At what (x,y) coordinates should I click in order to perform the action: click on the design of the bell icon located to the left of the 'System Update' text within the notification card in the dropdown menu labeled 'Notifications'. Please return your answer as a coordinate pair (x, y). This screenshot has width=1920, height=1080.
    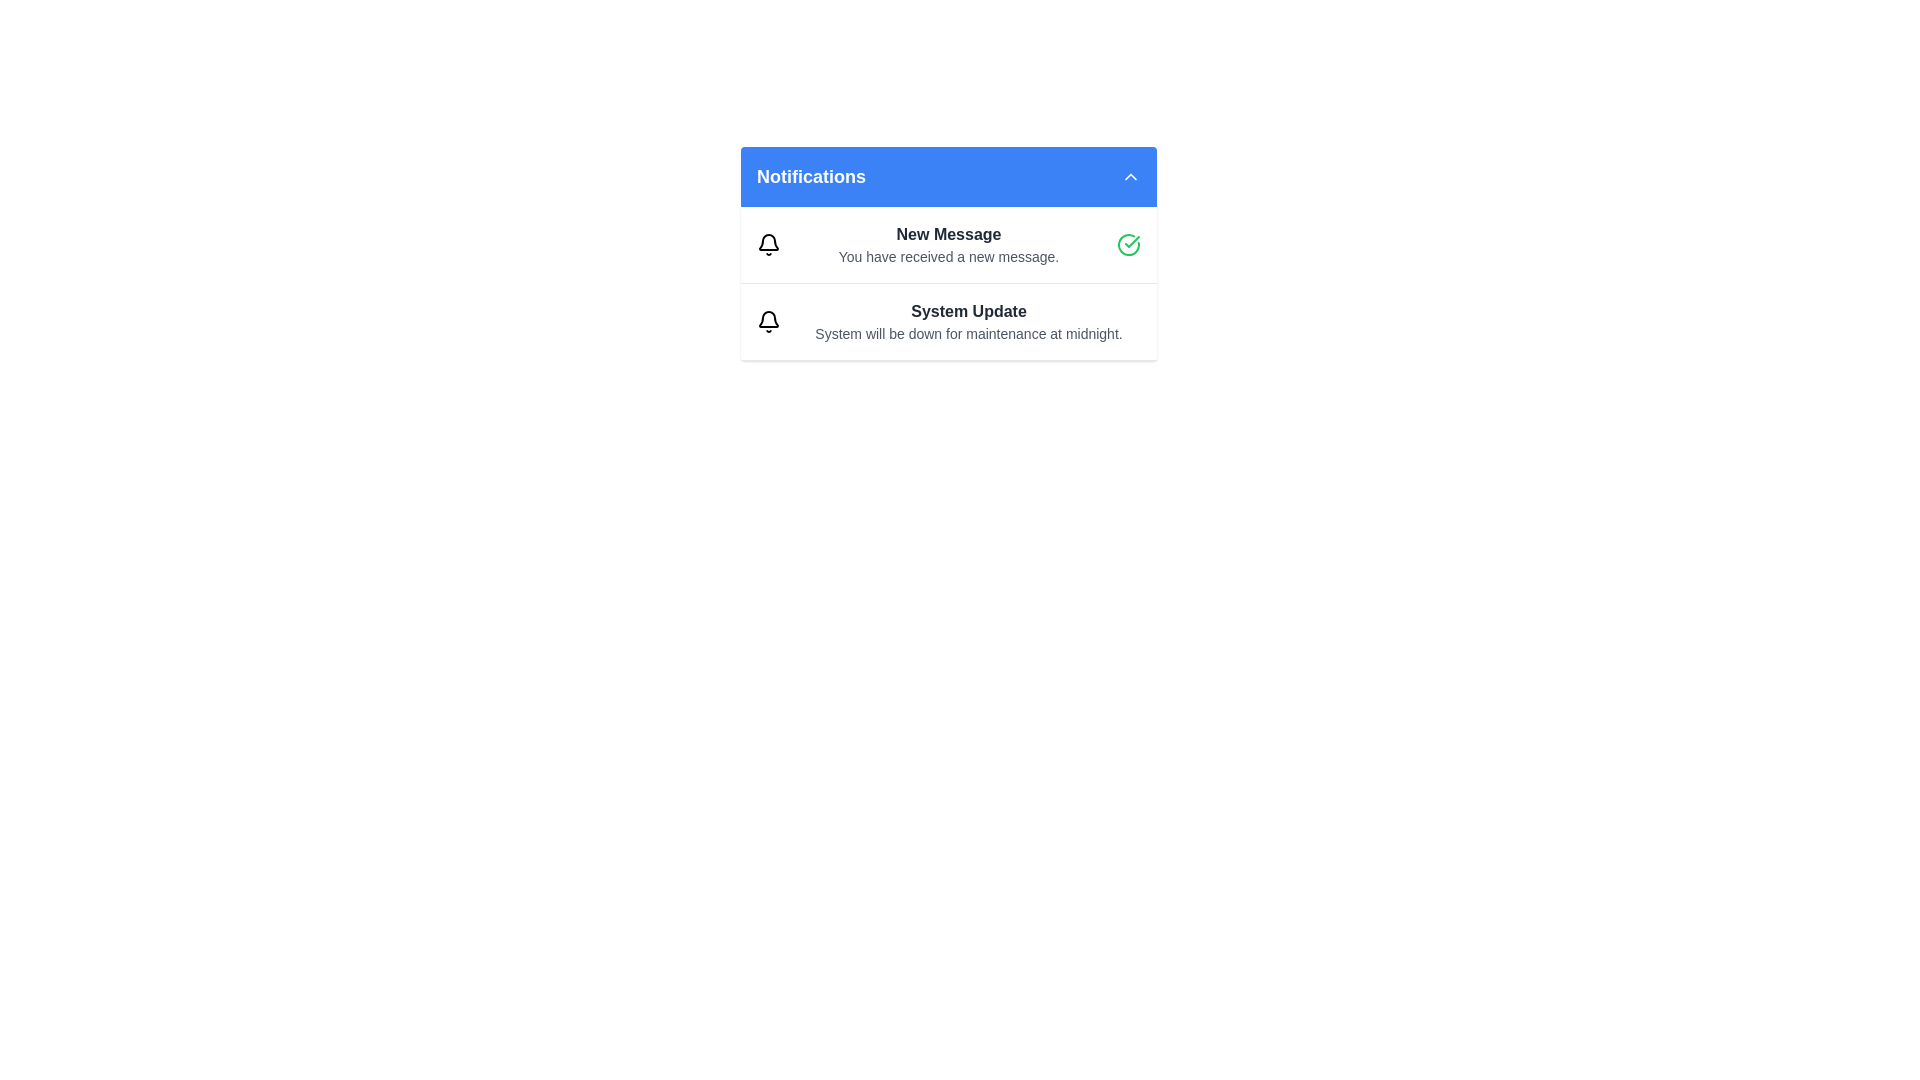
    Looking at the image, I should click on (767, 320).